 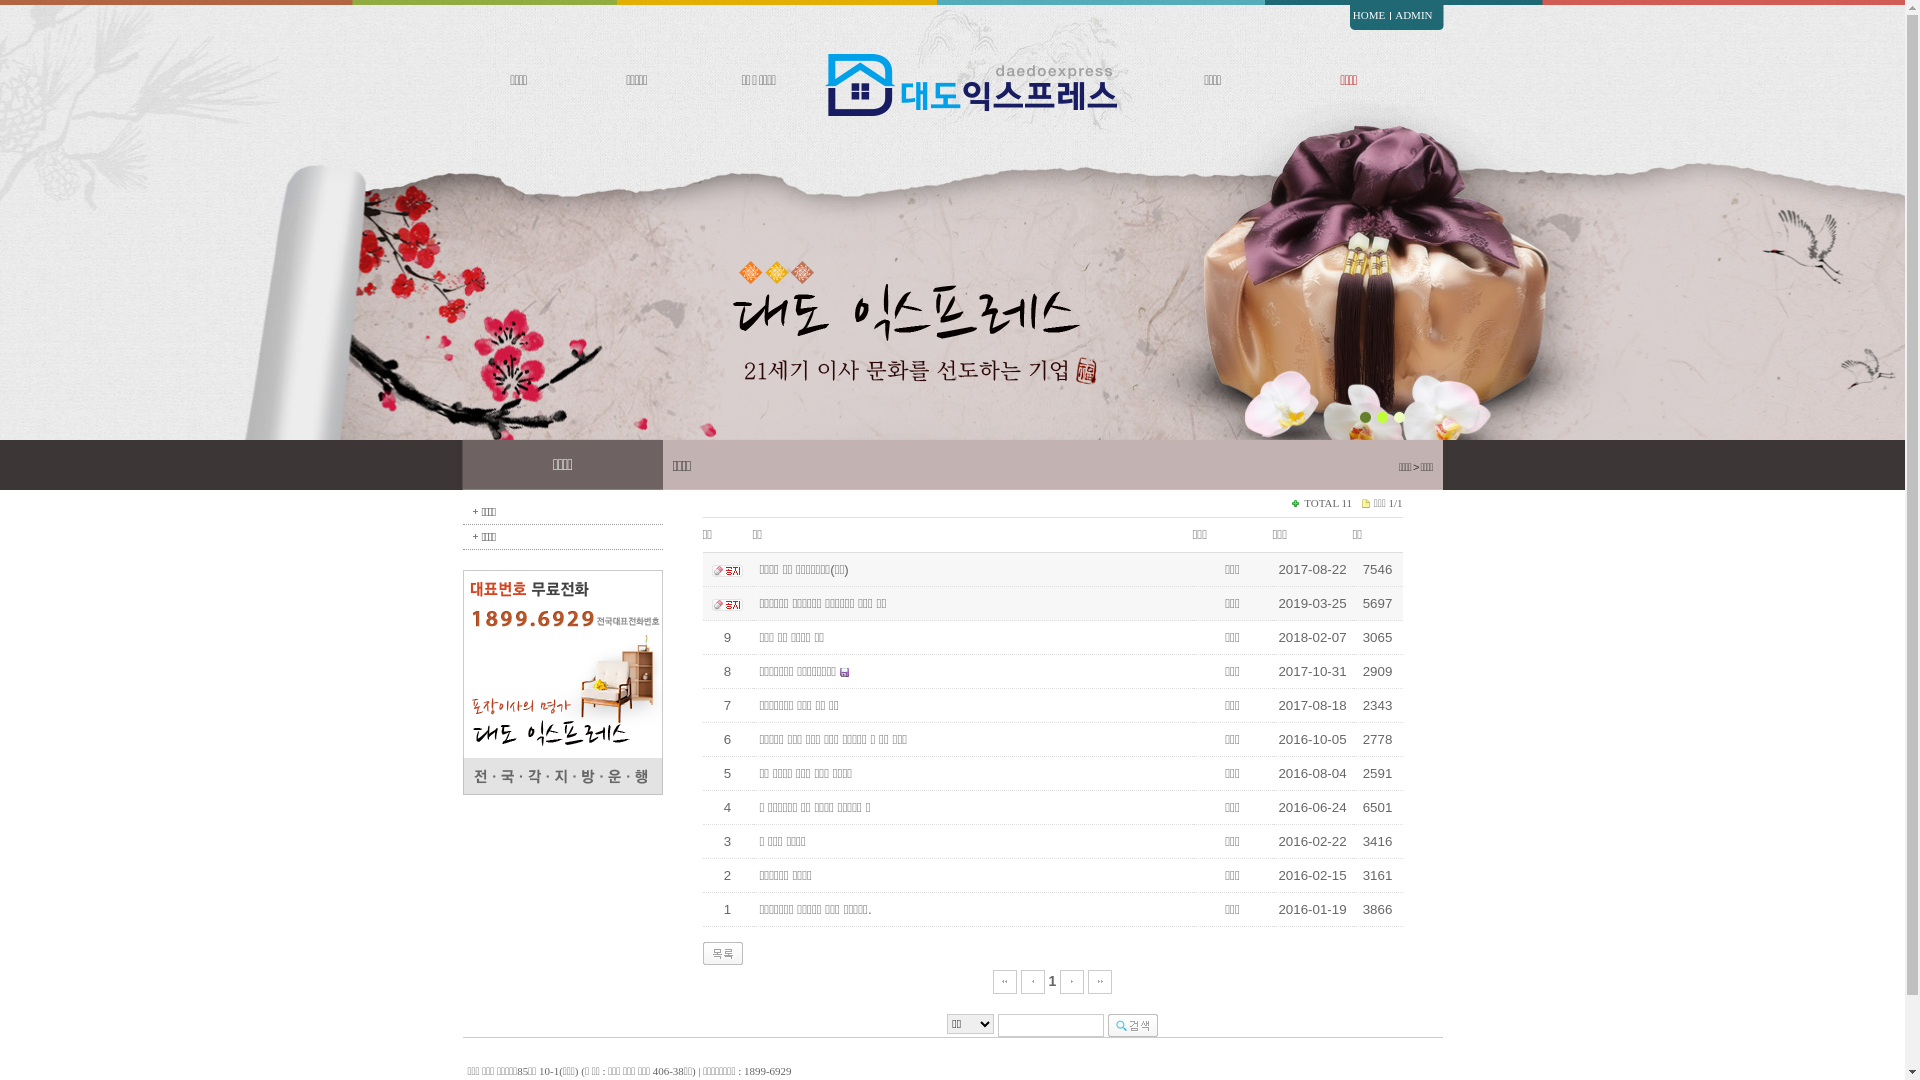 What do you see at coordinates (1051, 979) in the screenshot?
I see `'1'` at bounding box center [1051, 979].